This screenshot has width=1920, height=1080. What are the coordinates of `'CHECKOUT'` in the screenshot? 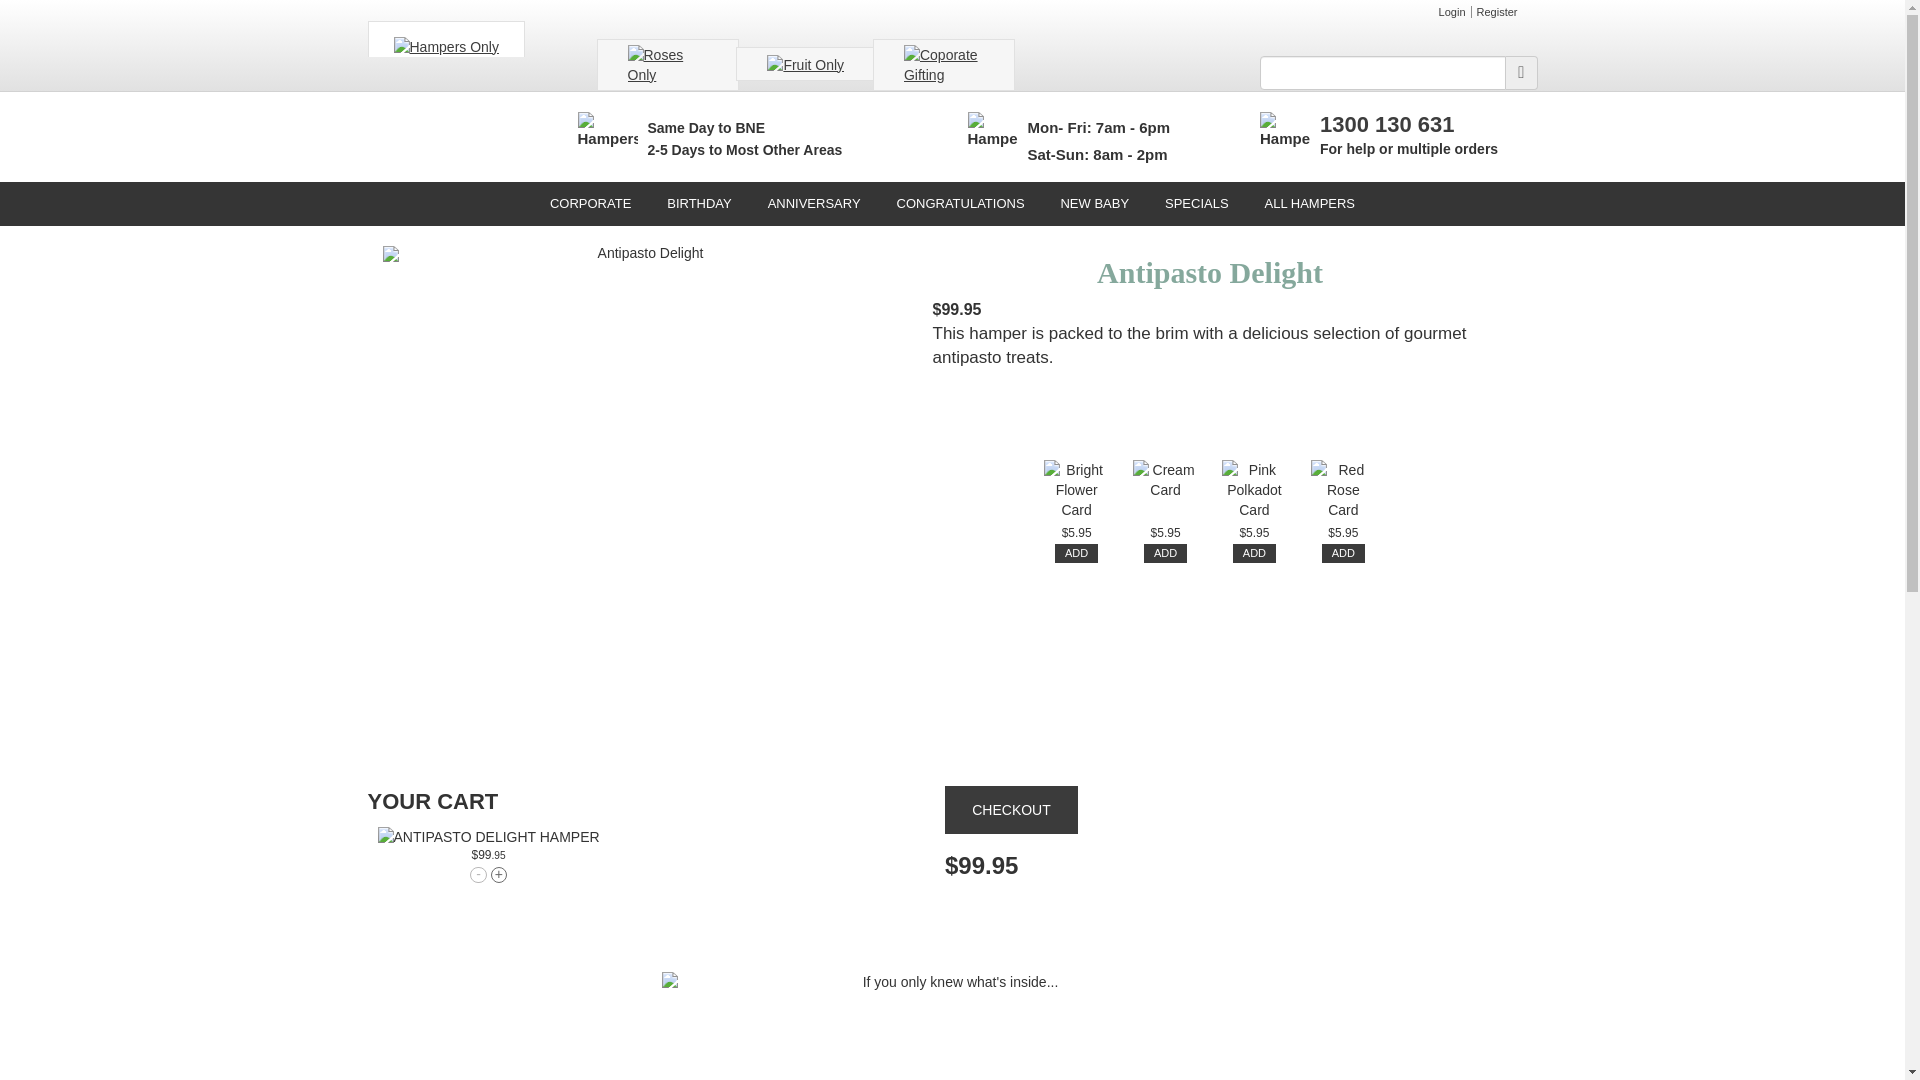 It's located at (1011, 810).